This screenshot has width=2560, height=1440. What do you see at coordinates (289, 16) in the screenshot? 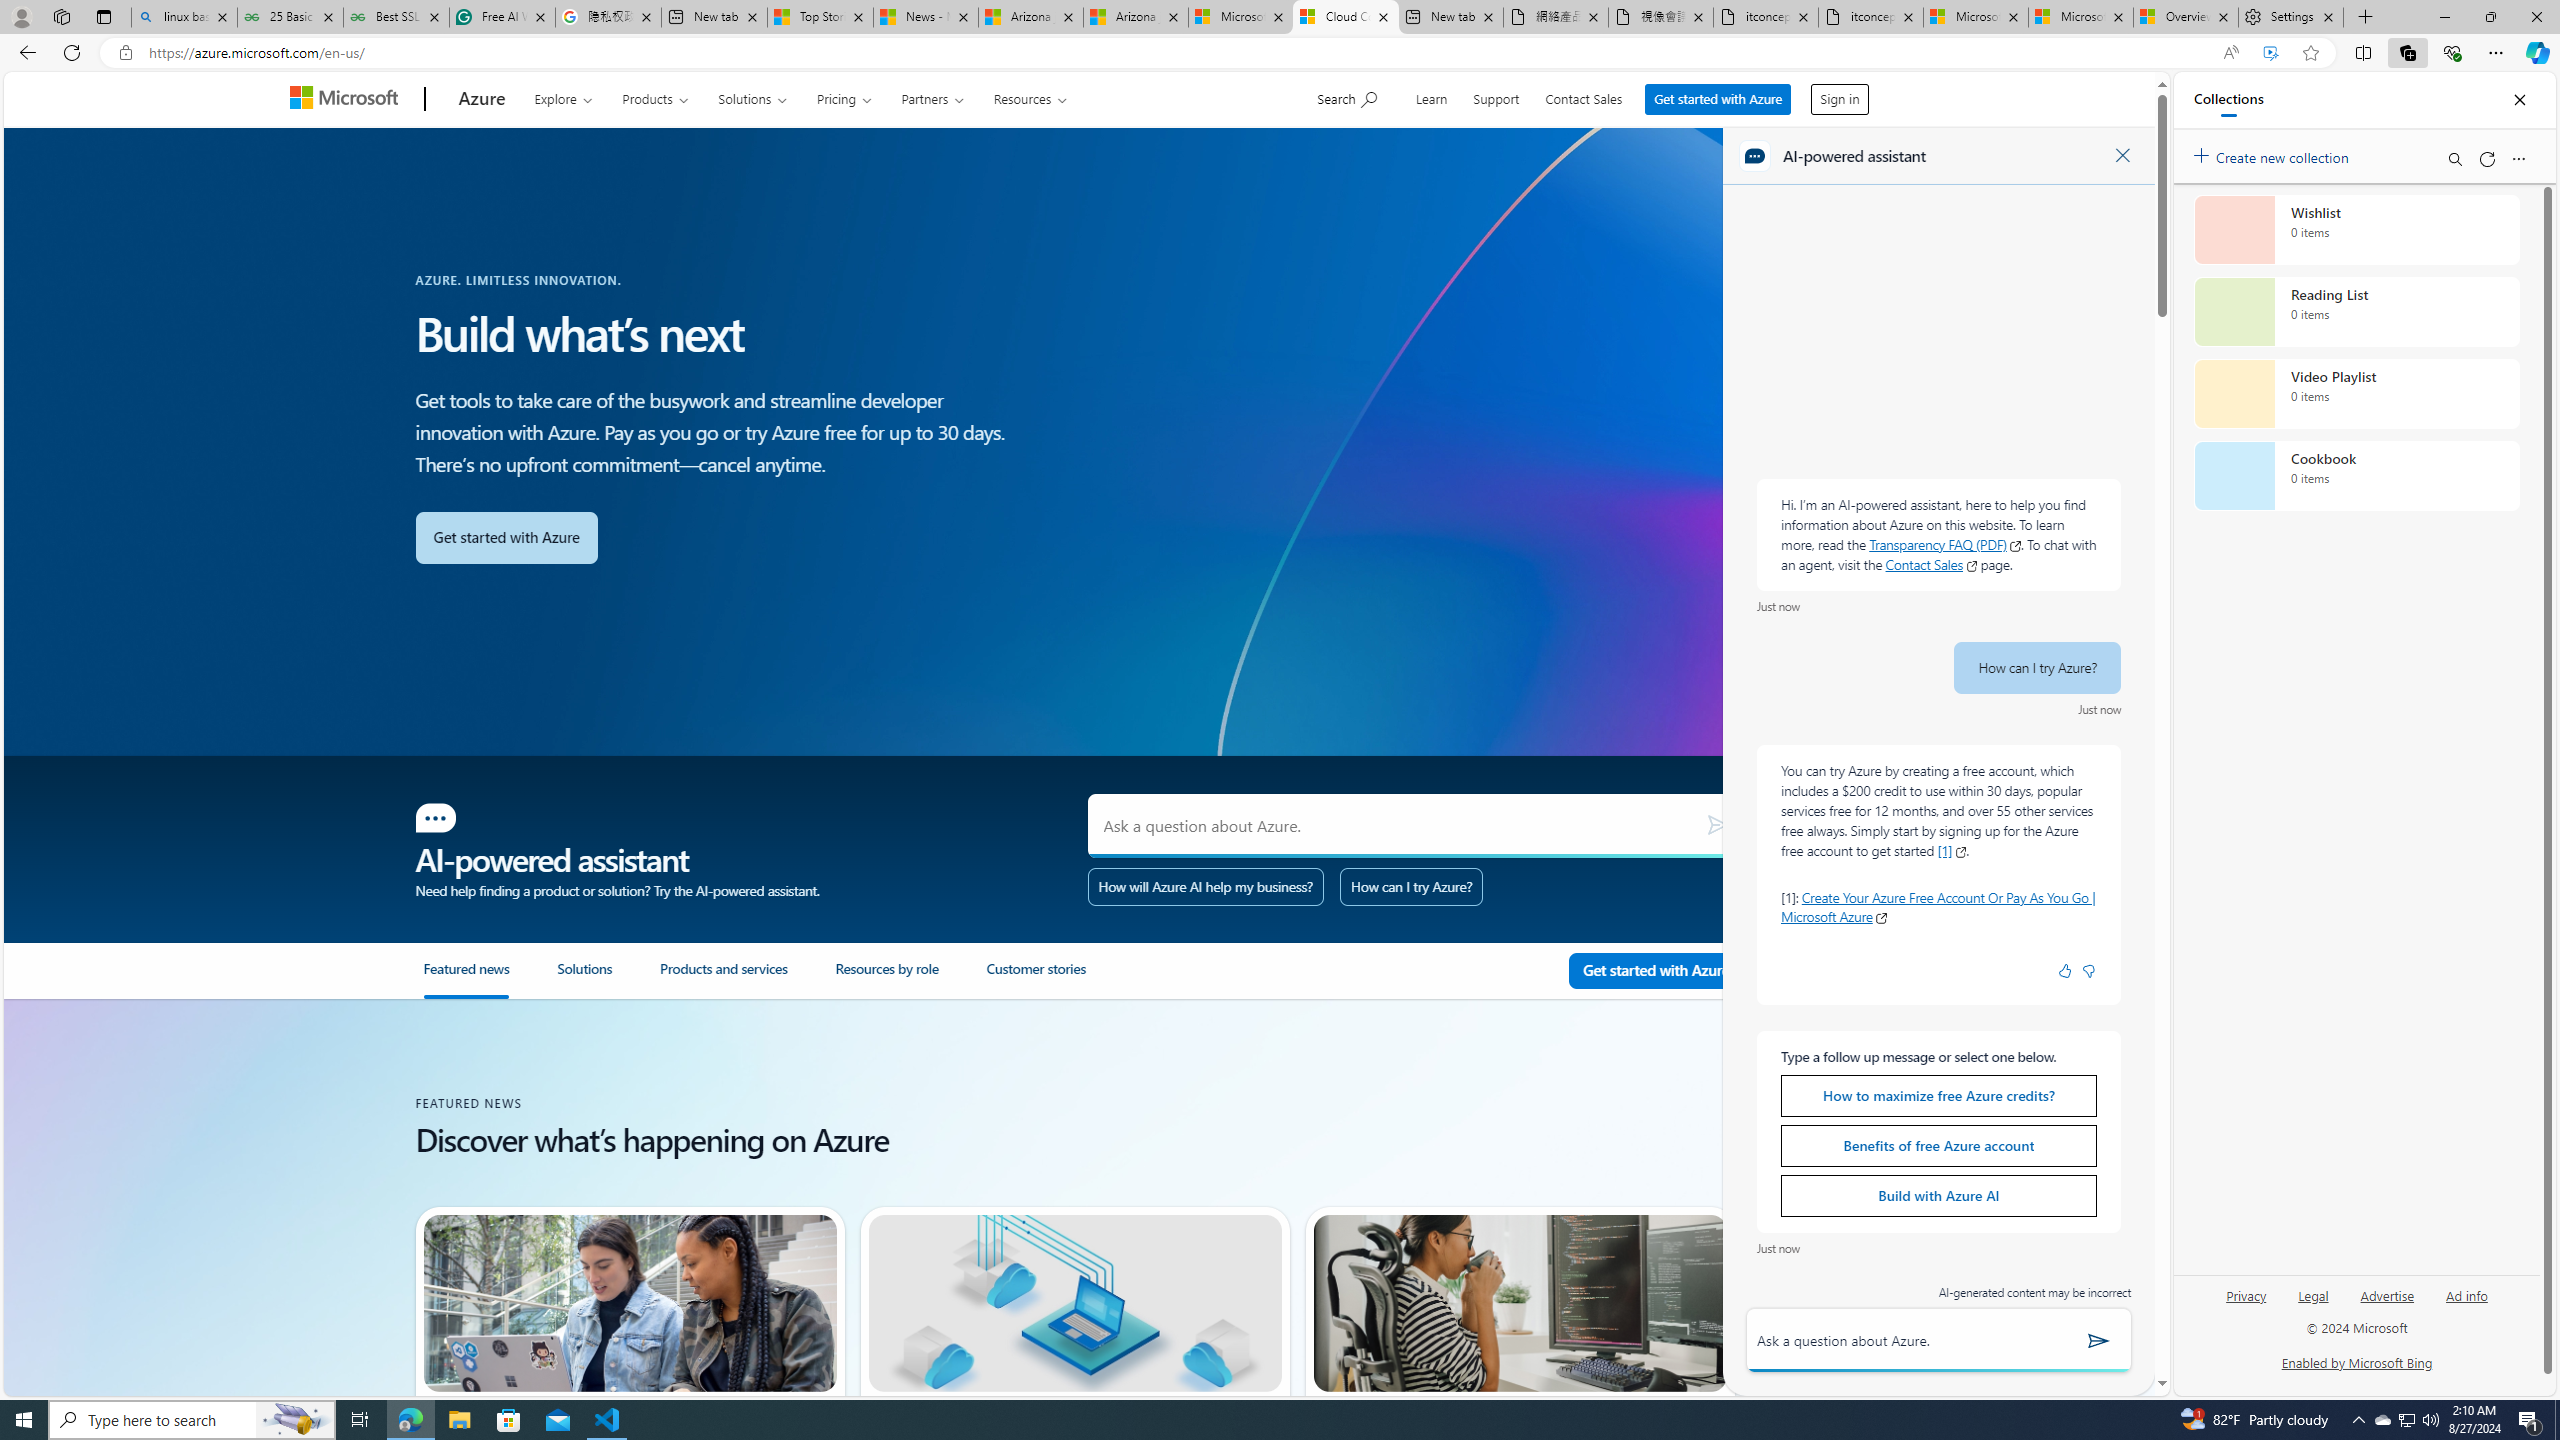
I see `'25 Basic Linux Commands For Beginners - GeeksforGeeks'` at bounding box center [289, 16].